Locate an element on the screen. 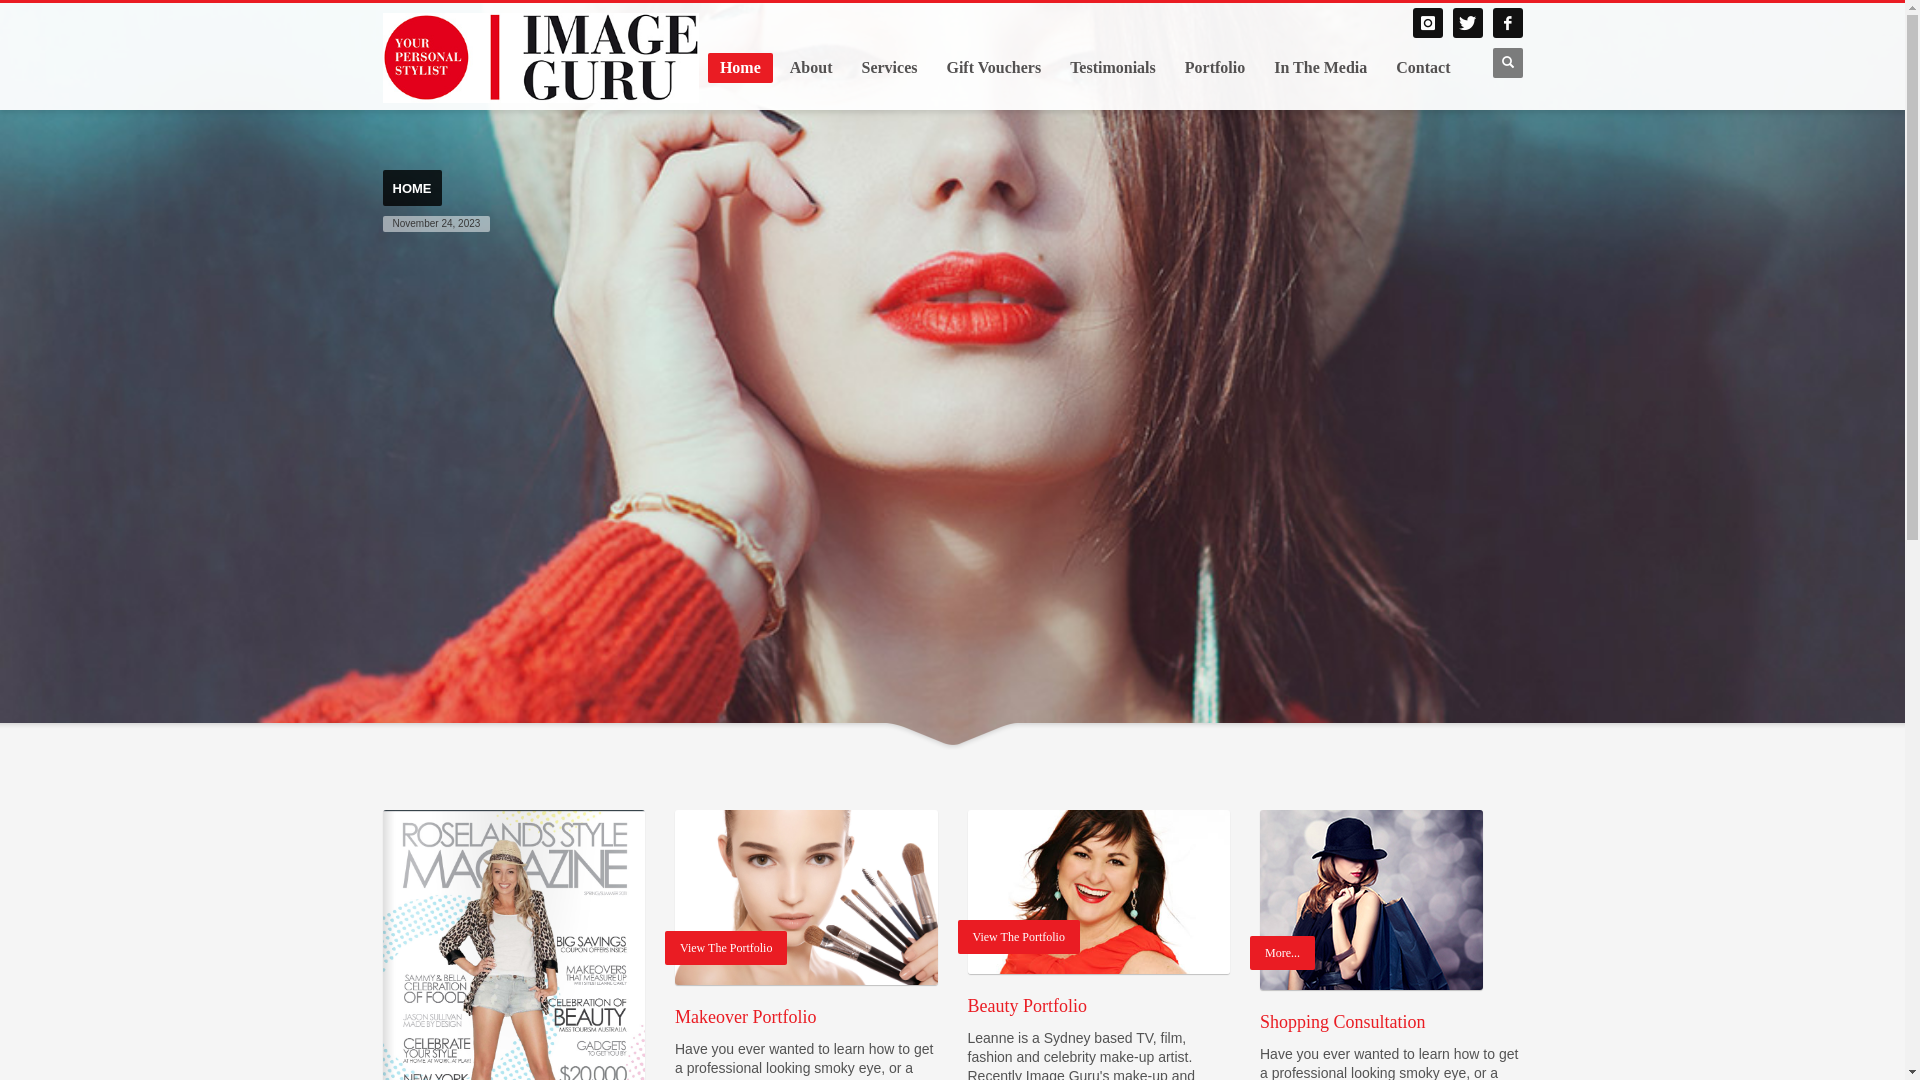 This screenshot has width=1920, height=1080. 'In The Media' is located at coordinates (1261, 67).